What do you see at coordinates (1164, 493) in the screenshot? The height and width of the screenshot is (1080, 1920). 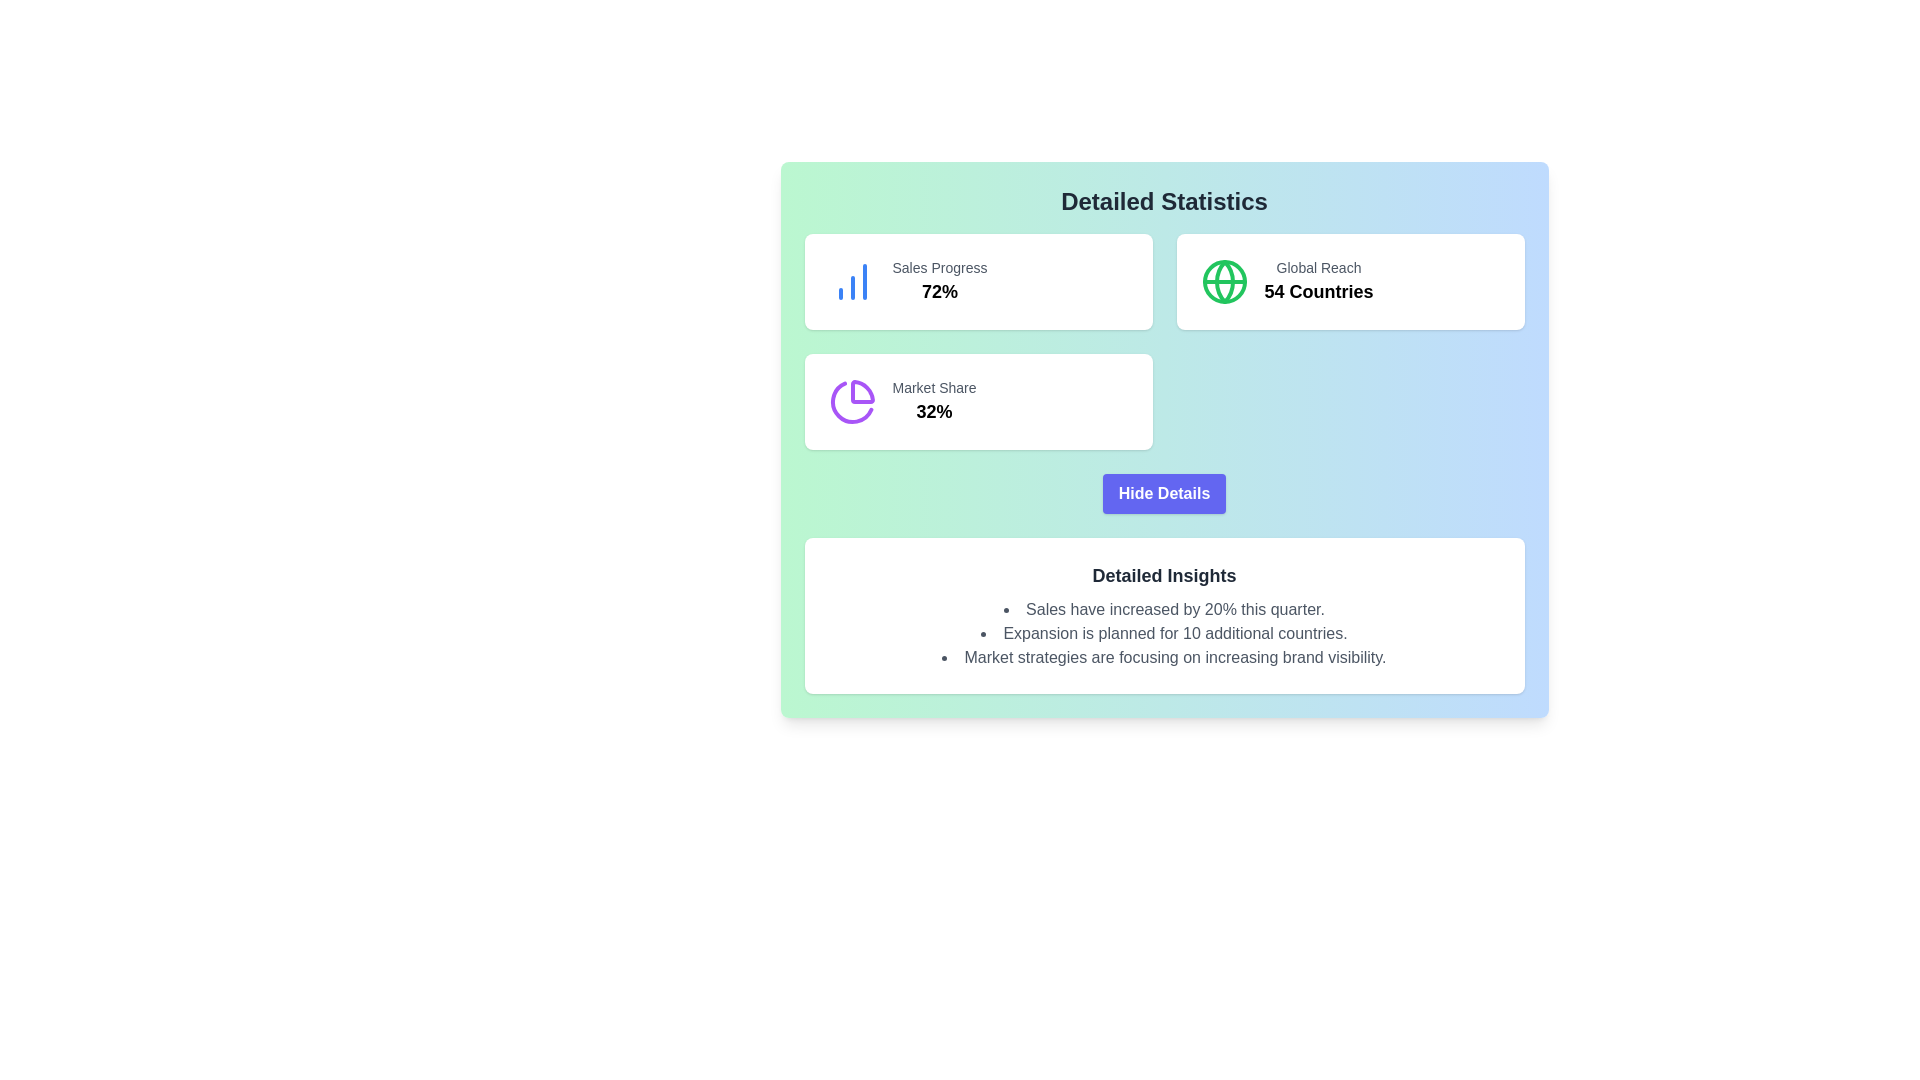 I see `the 'Hide Details' button` at bounding box center [1164, 493].